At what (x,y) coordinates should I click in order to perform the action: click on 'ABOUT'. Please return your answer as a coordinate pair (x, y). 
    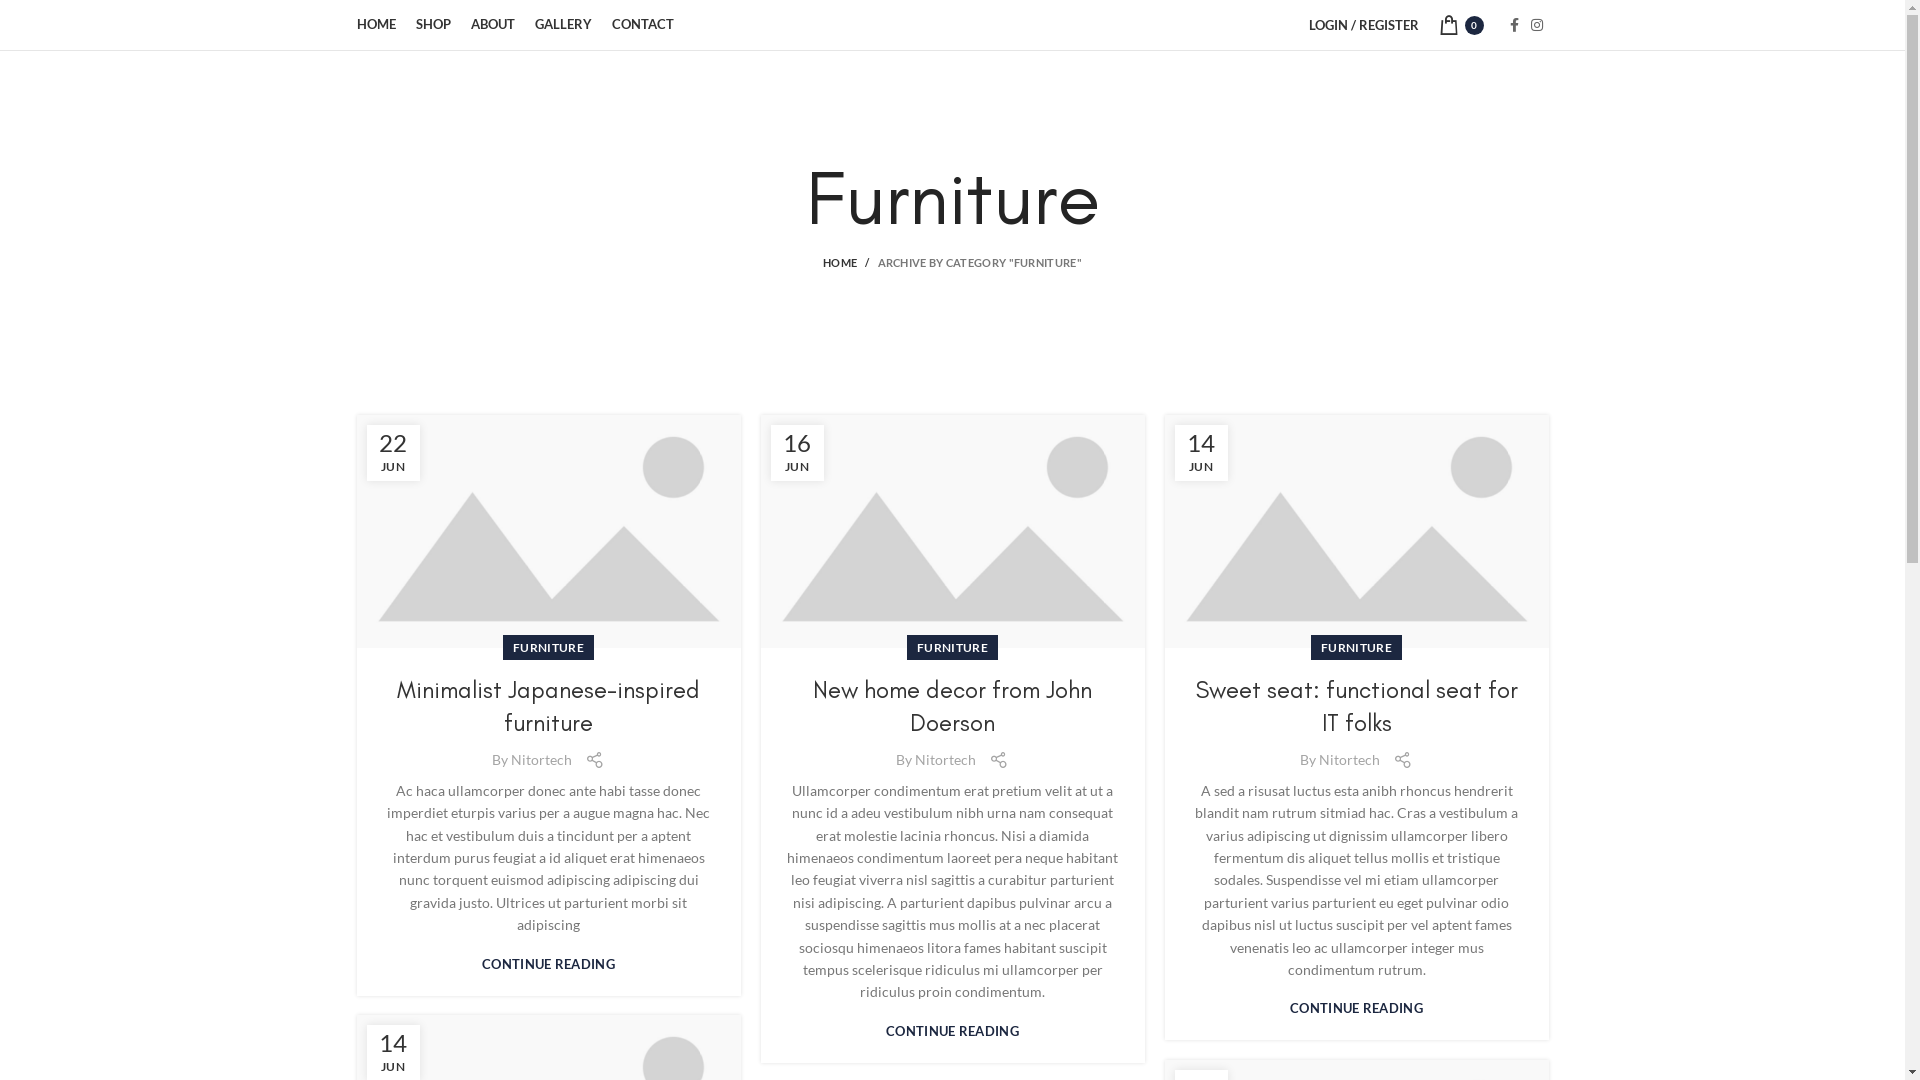
    Looking at the image, I should click on (459, 24).